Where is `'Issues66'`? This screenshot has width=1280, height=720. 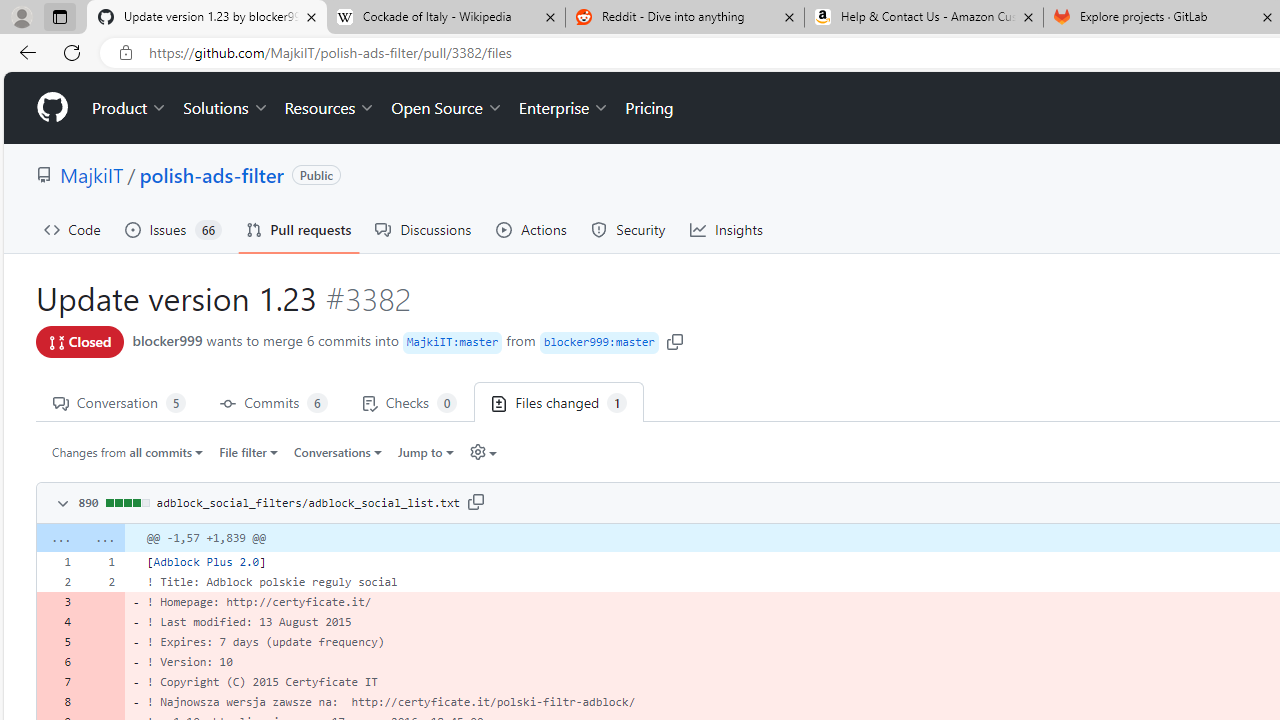
'Issues66' is located at coordinates (173, 229).